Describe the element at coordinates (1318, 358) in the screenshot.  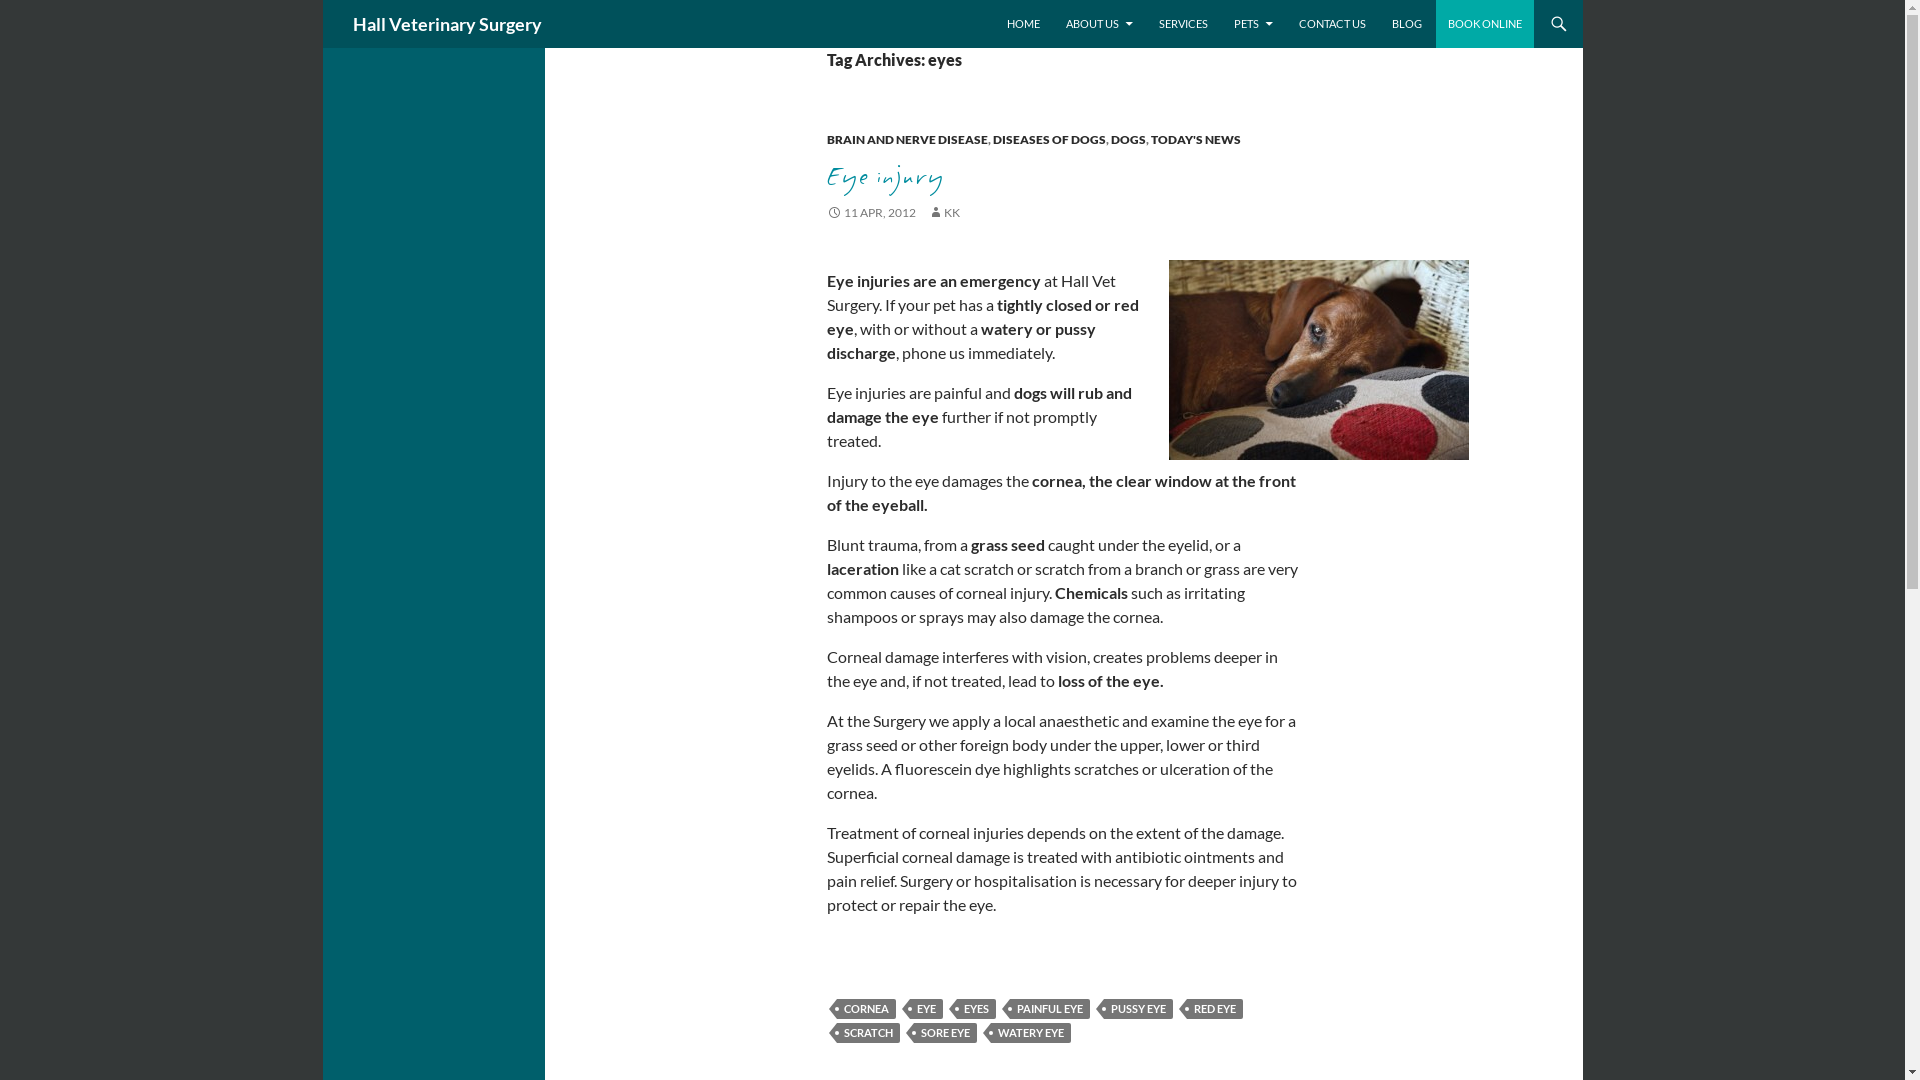
I see `'IMG_8545-1'` at that location.